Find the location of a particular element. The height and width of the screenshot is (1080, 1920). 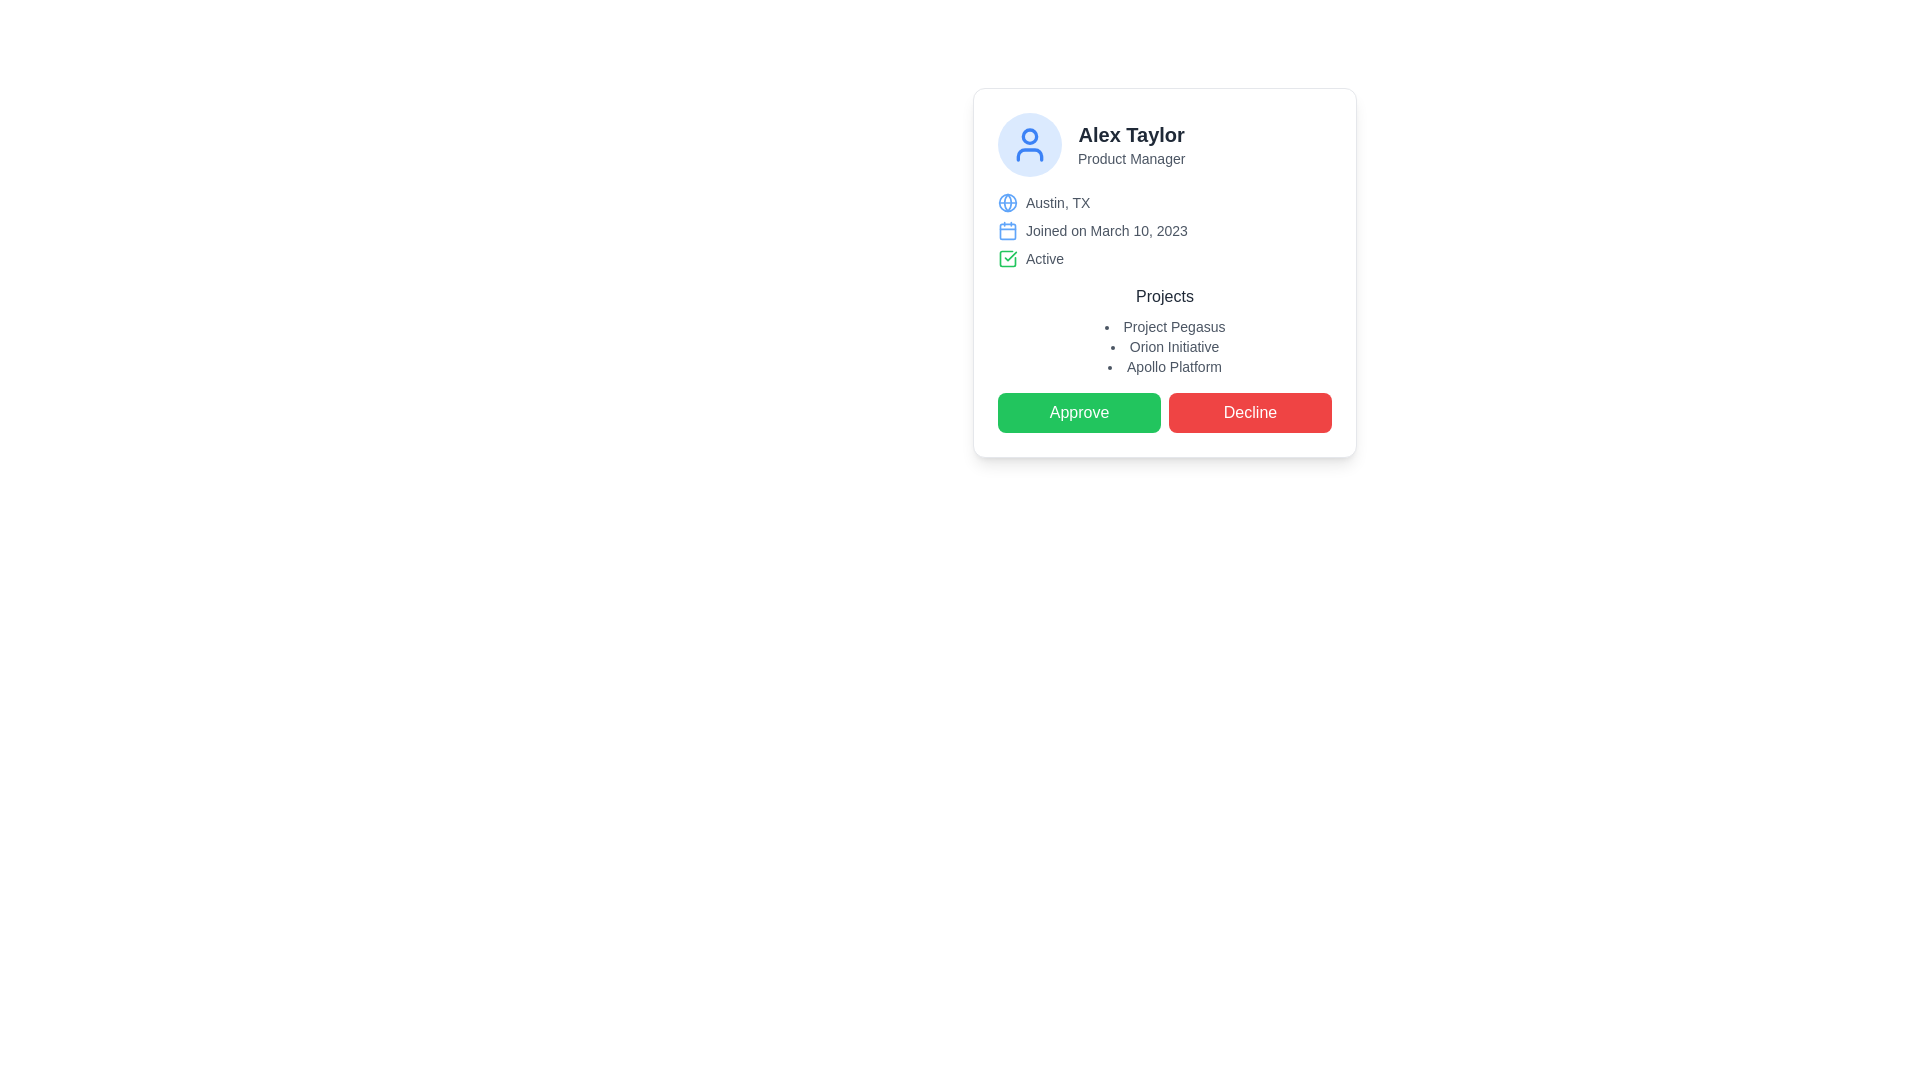

the static text label displaying 'Product Manager', which is located directly below 'Alex Taylor' in the top-left section of the card layout is located at coordinates (1131, 157).